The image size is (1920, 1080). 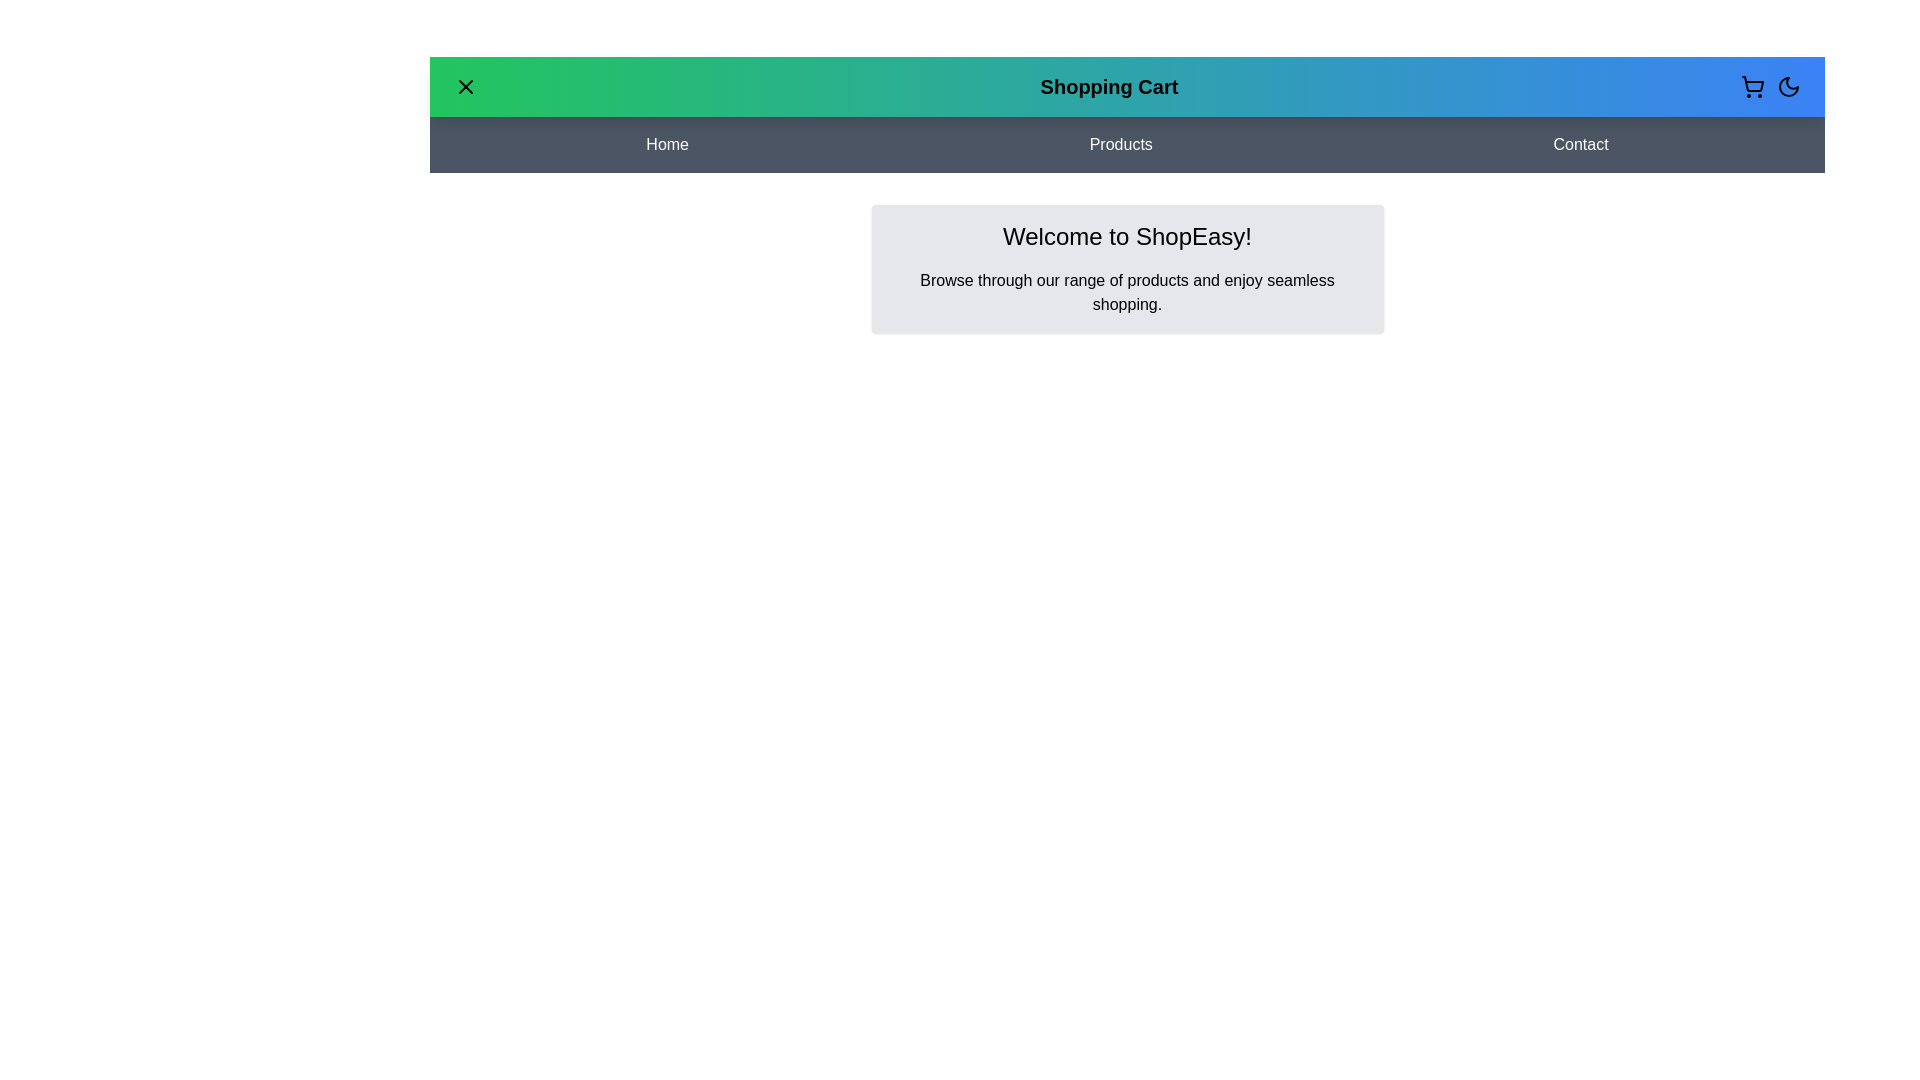 What do you see at coordinates (1789, 86) in the screenshot?
I see `the button with the moon icon to switch between light and dark mode` at bounding box center [1789, 86].